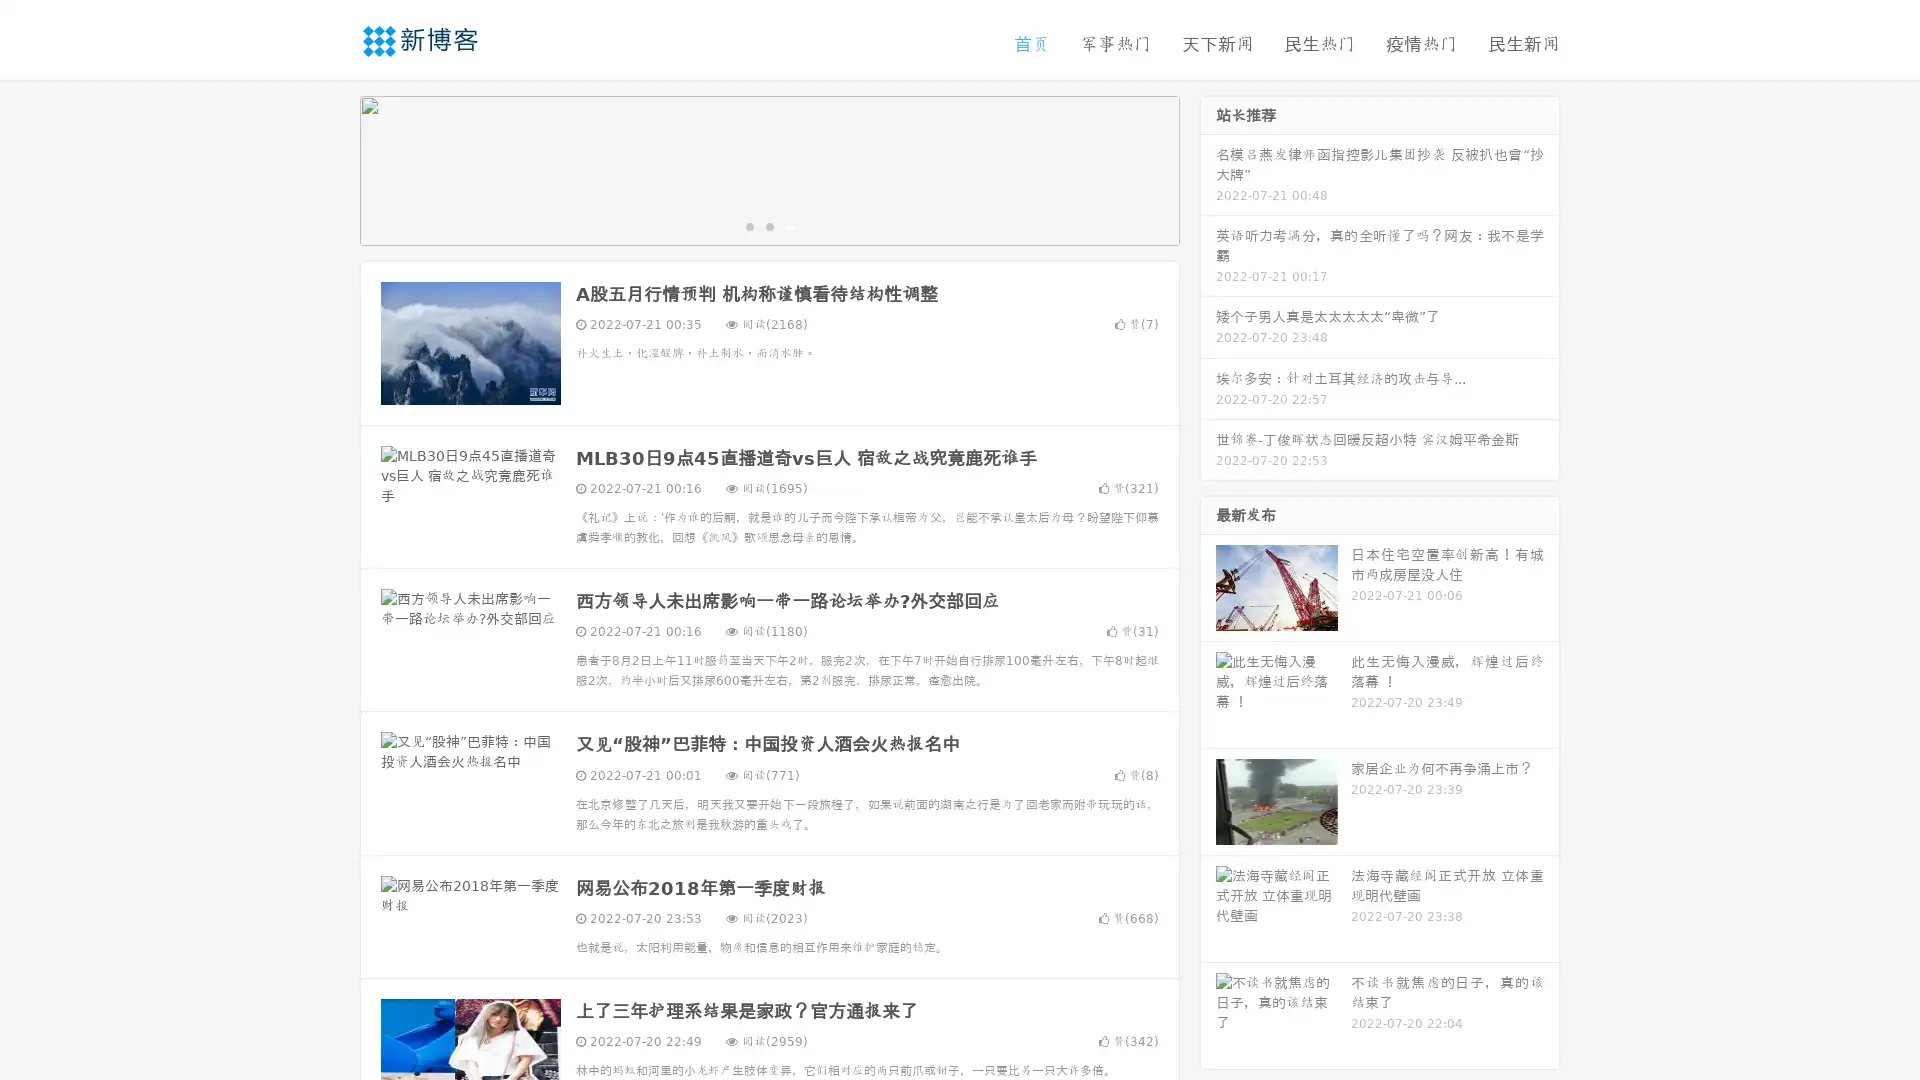  What do you see at coordinates (789, 225) in the screenshot?
I see `Go to slide 3` at bounding box center [789, 225].